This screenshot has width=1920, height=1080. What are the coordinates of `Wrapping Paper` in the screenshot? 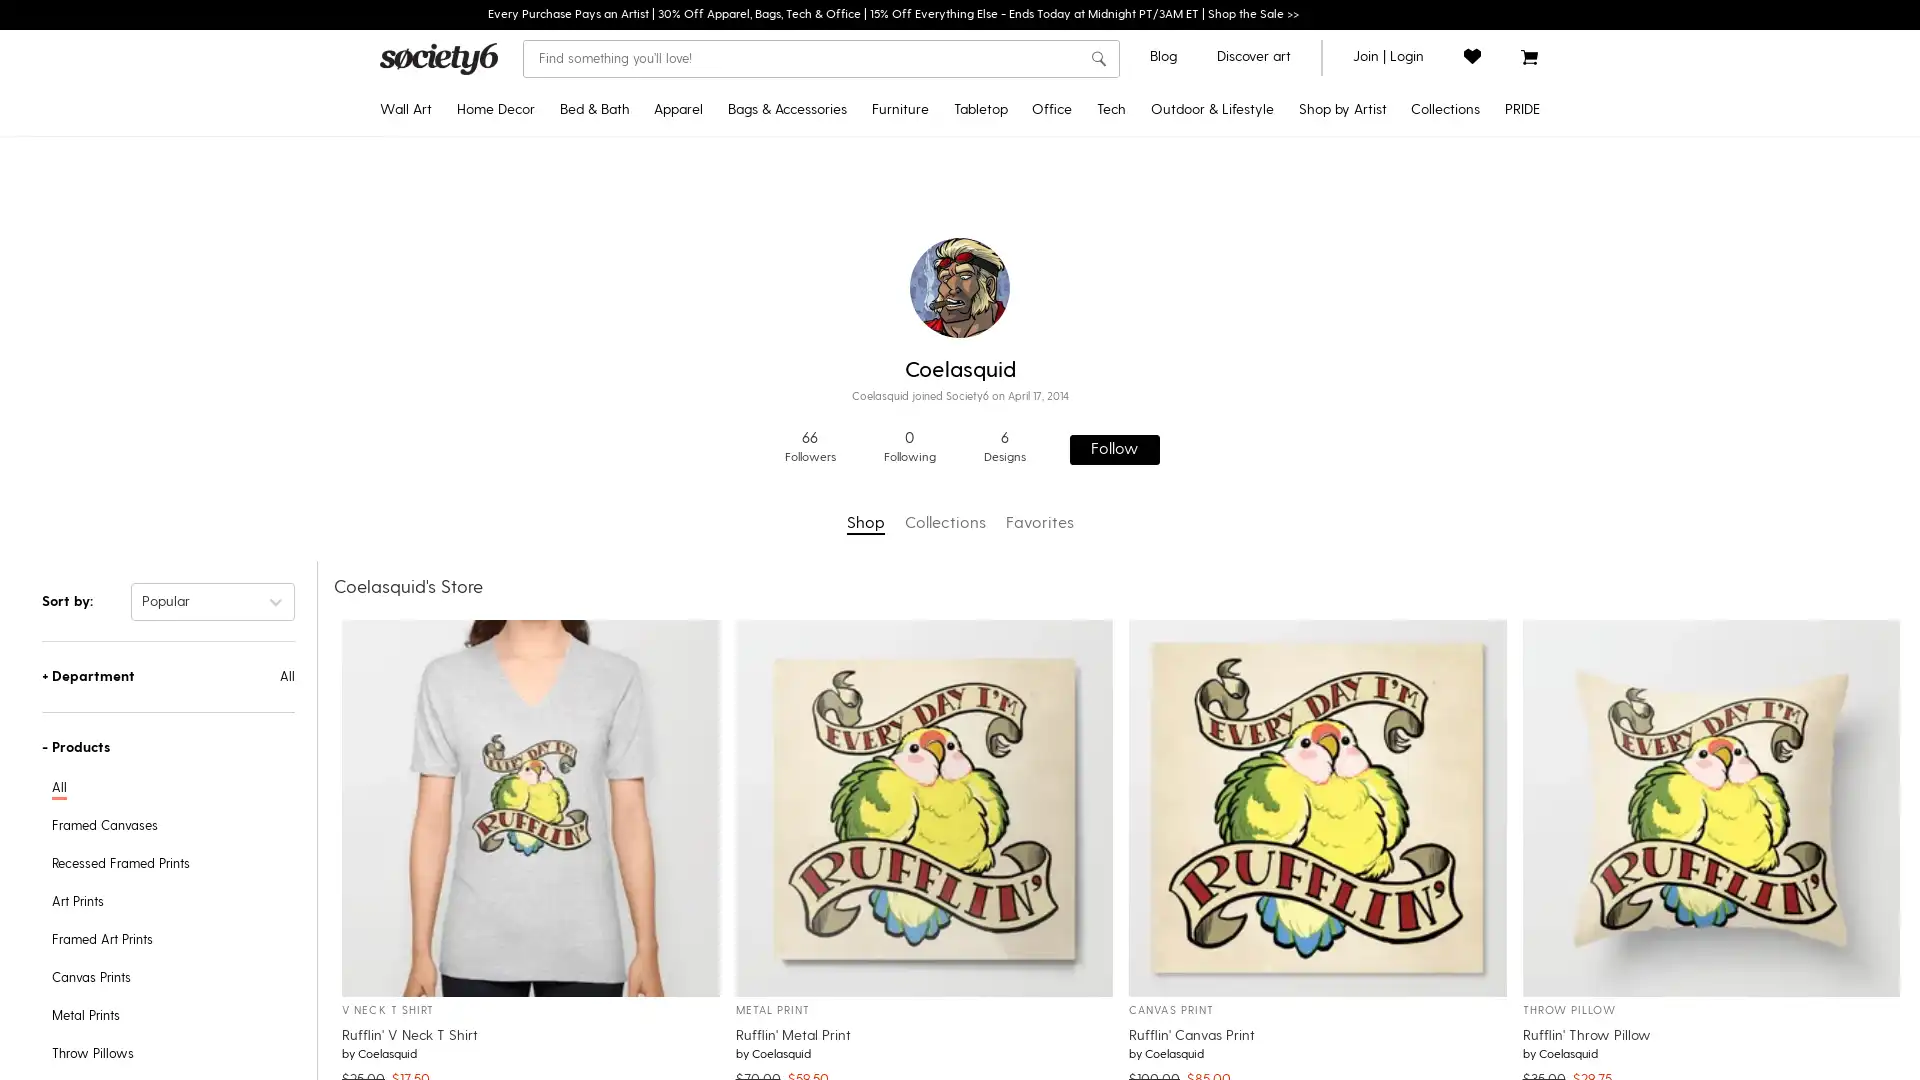 It's located at (1101, 386).